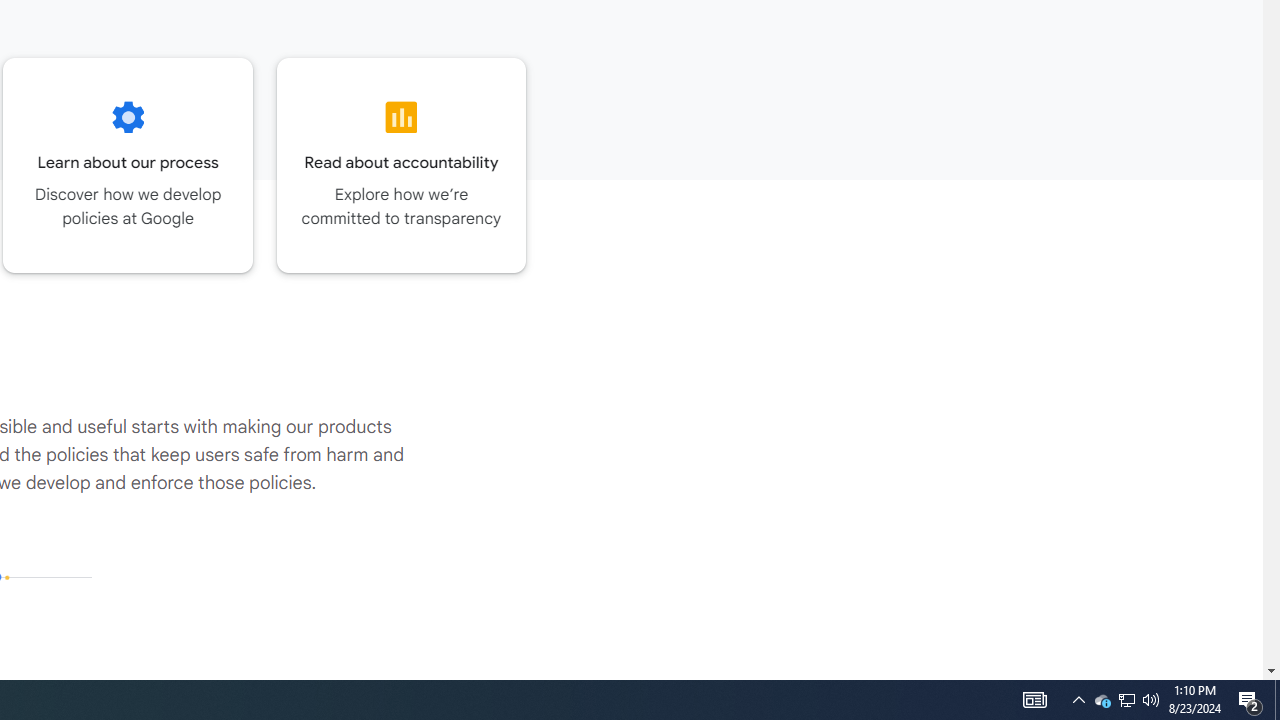  What do you see at coordinates (127, 164) in the screenshot?
I see `'Go to the Our process page'` at bounding box center [127, 164].